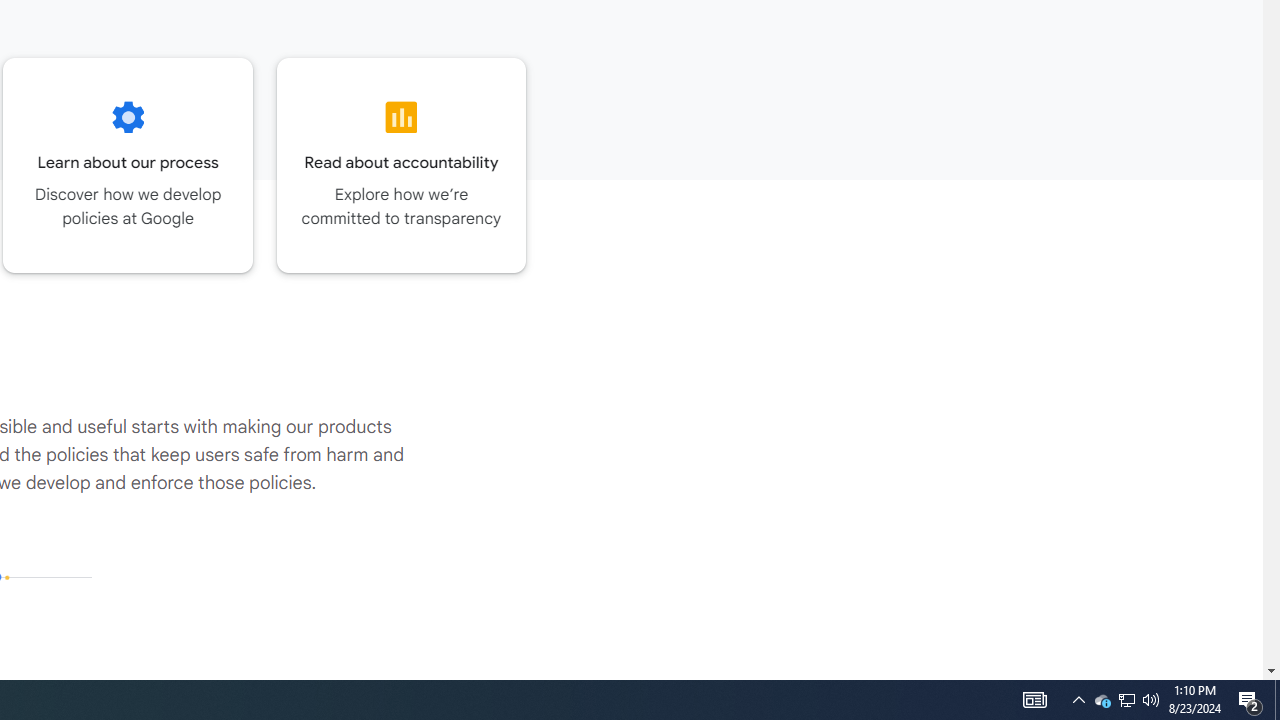  What do you see at coordinates (127, 164) in the screenshot?
I see `'Go to the Our process page'` at bounding box center [127, 164].